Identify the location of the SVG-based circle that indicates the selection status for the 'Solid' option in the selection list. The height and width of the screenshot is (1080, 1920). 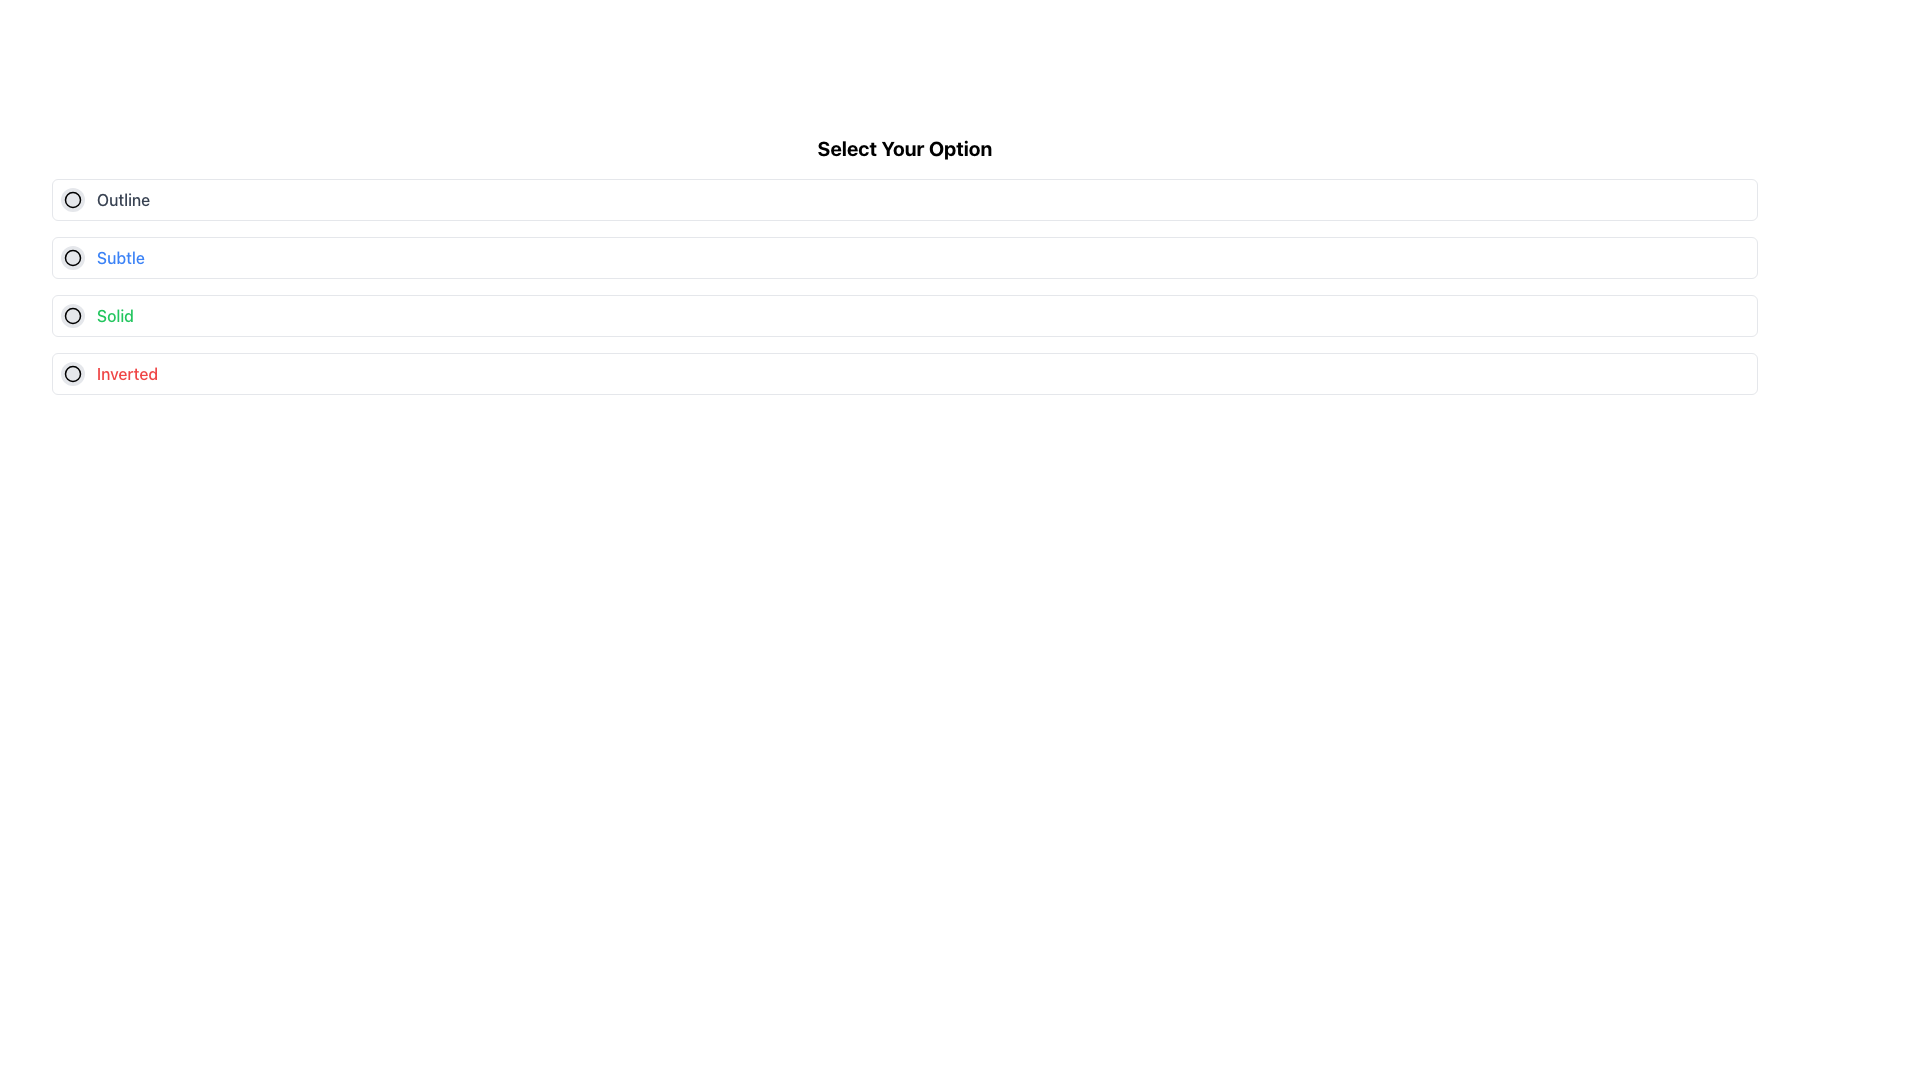
(72, 315).